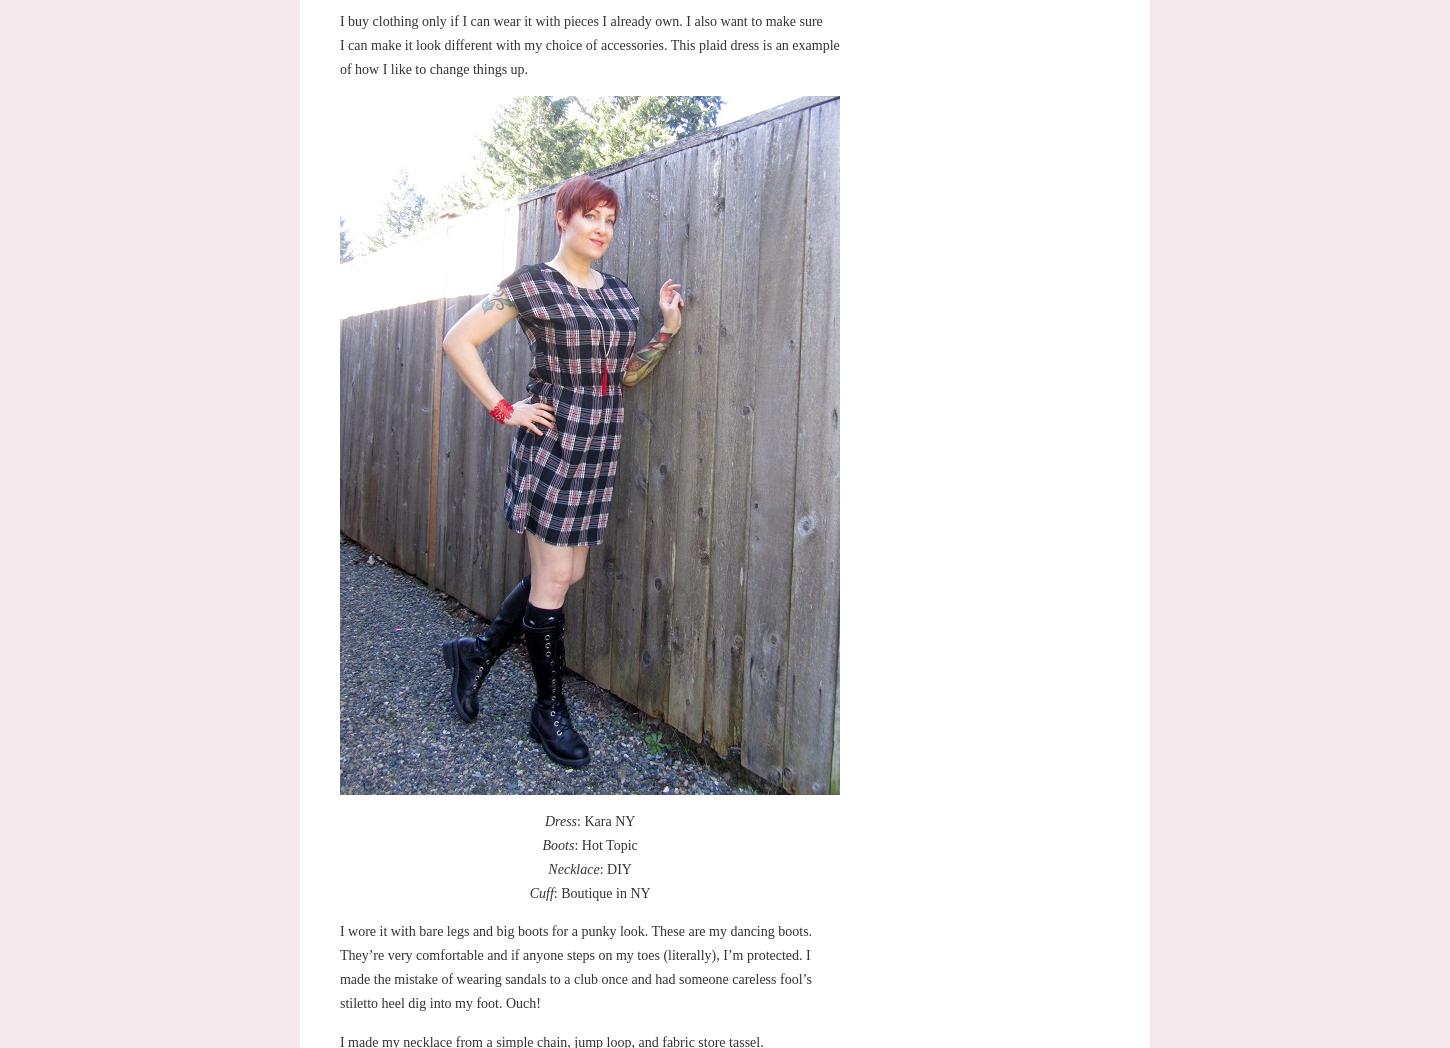 This screenshot has height=1048, width=1450. What do you see at coordinates (575, 965) in the screenshot?
I see `'I wore it with bare legs and big boots for a punky look. These are my dancing boots. They’re very comfortable and if anyone steps on my toes (literally), I’m protected. I made the mistake of wearing sandals to a club once and had someone careless fool’s stiletto heel dig into my foot. Ouch!'` at bounding box center [575, 965].